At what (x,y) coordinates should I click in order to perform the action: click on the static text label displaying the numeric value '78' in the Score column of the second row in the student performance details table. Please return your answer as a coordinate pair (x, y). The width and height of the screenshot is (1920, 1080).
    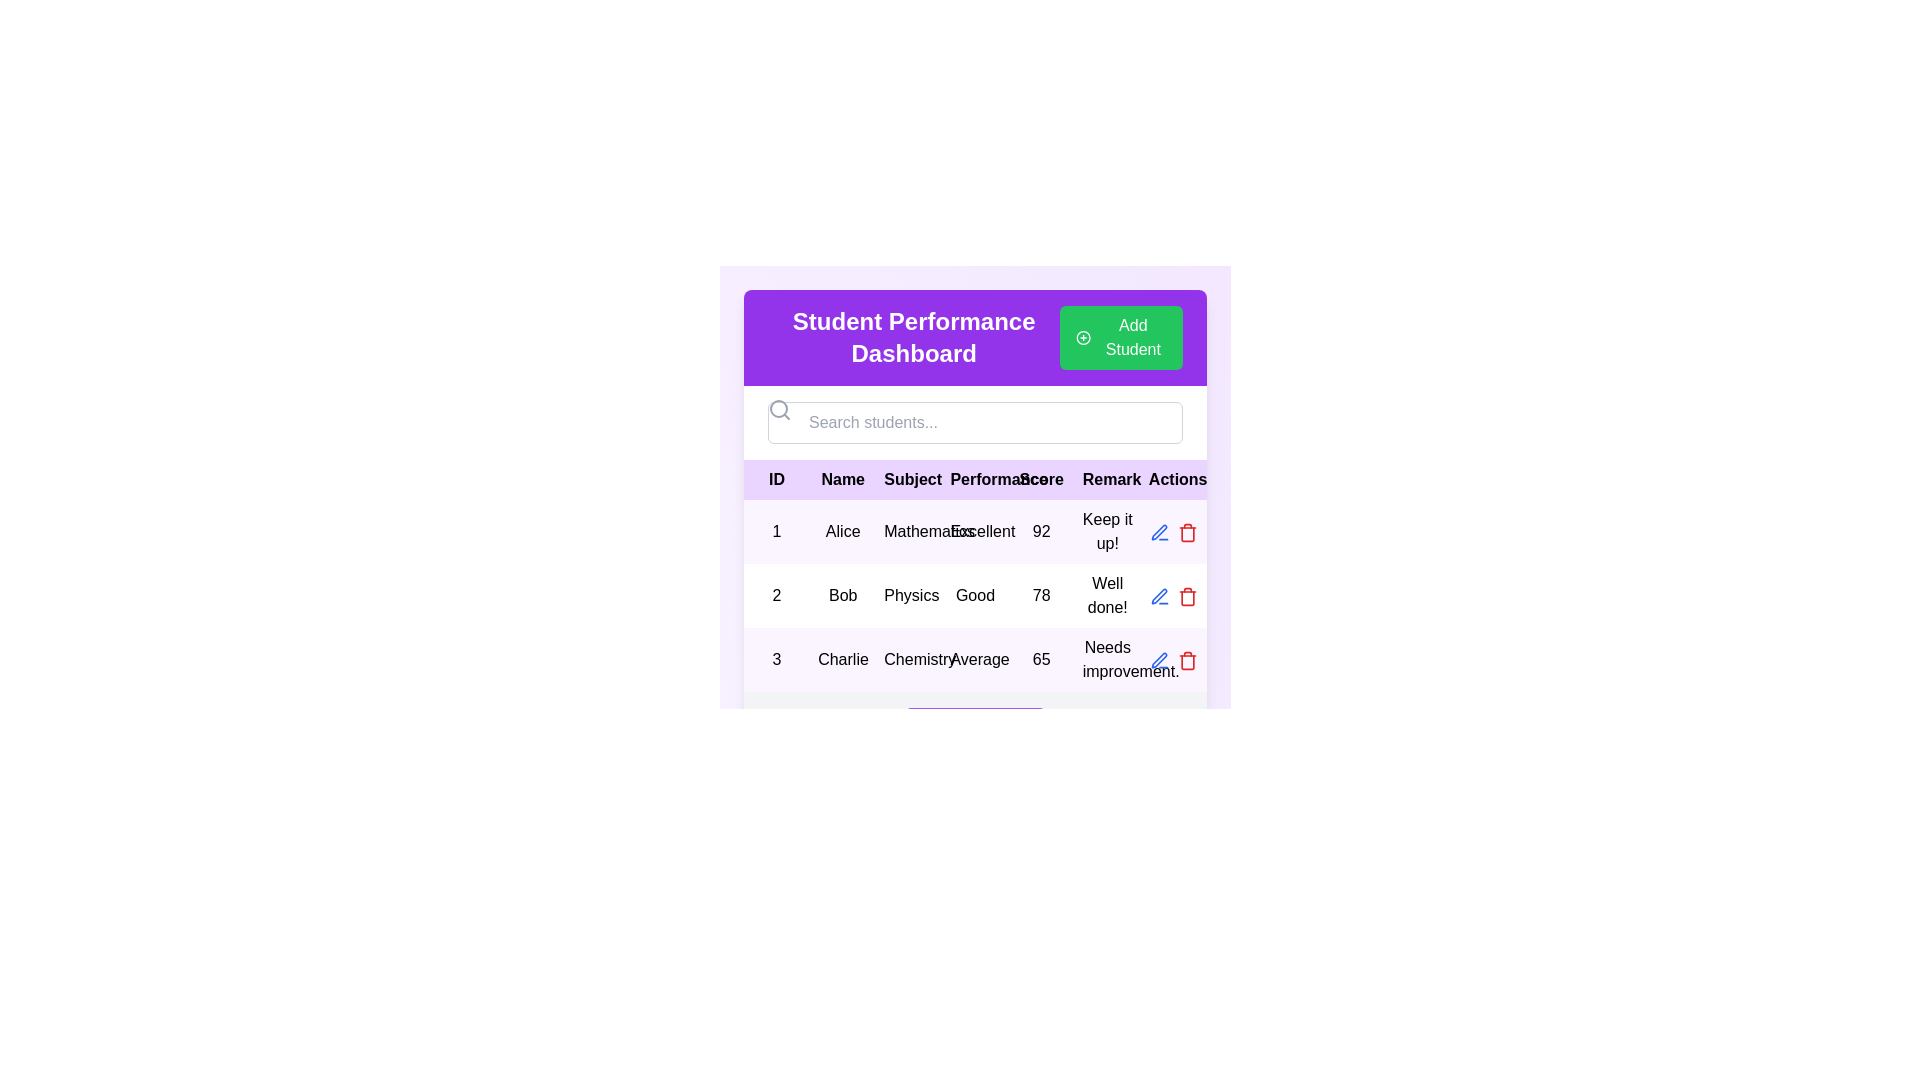
    Looking at the image, I should click on (1040, 595).